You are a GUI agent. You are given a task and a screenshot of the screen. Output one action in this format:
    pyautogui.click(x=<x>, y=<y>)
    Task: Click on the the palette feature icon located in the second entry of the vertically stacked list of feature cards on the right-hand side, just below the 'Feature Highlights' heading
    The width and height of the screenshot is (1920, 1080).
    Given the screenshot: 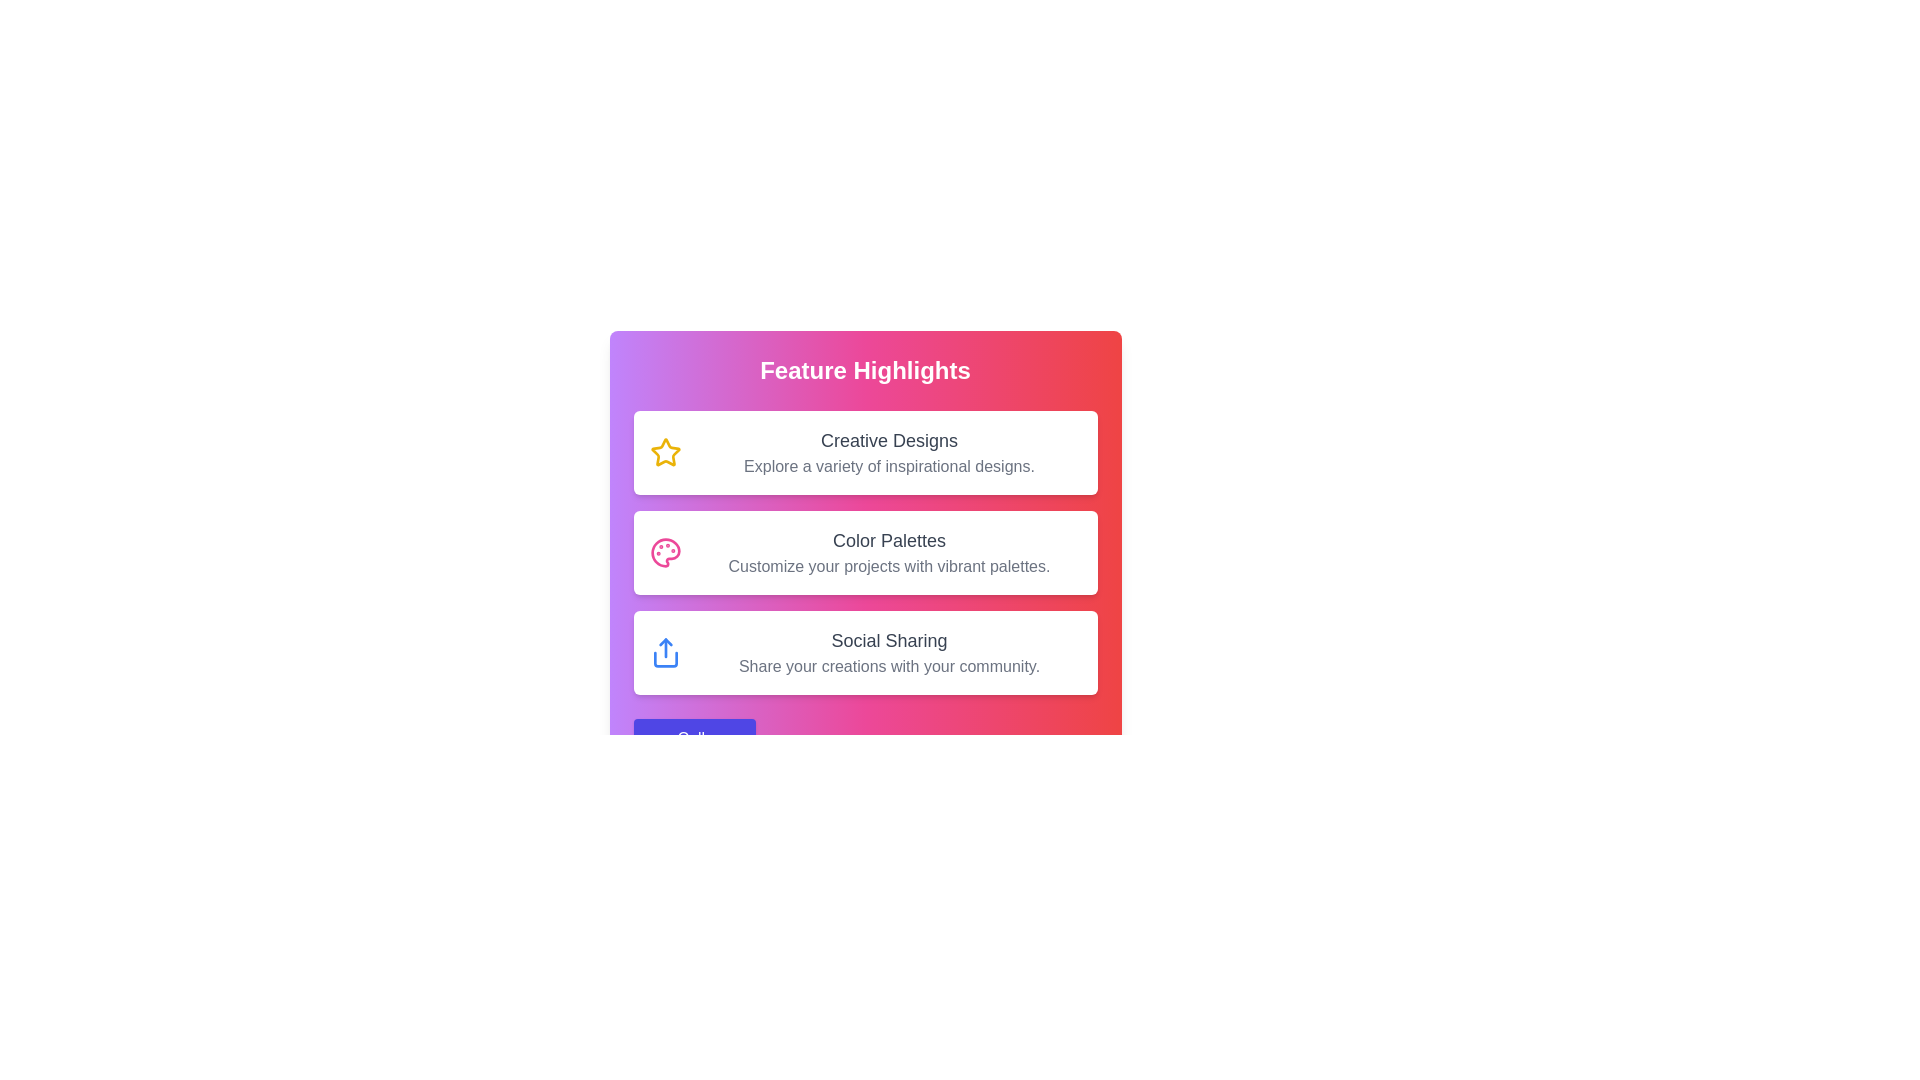 What is the action you would take?
    pyautogui.click(x=665, y=552)
    